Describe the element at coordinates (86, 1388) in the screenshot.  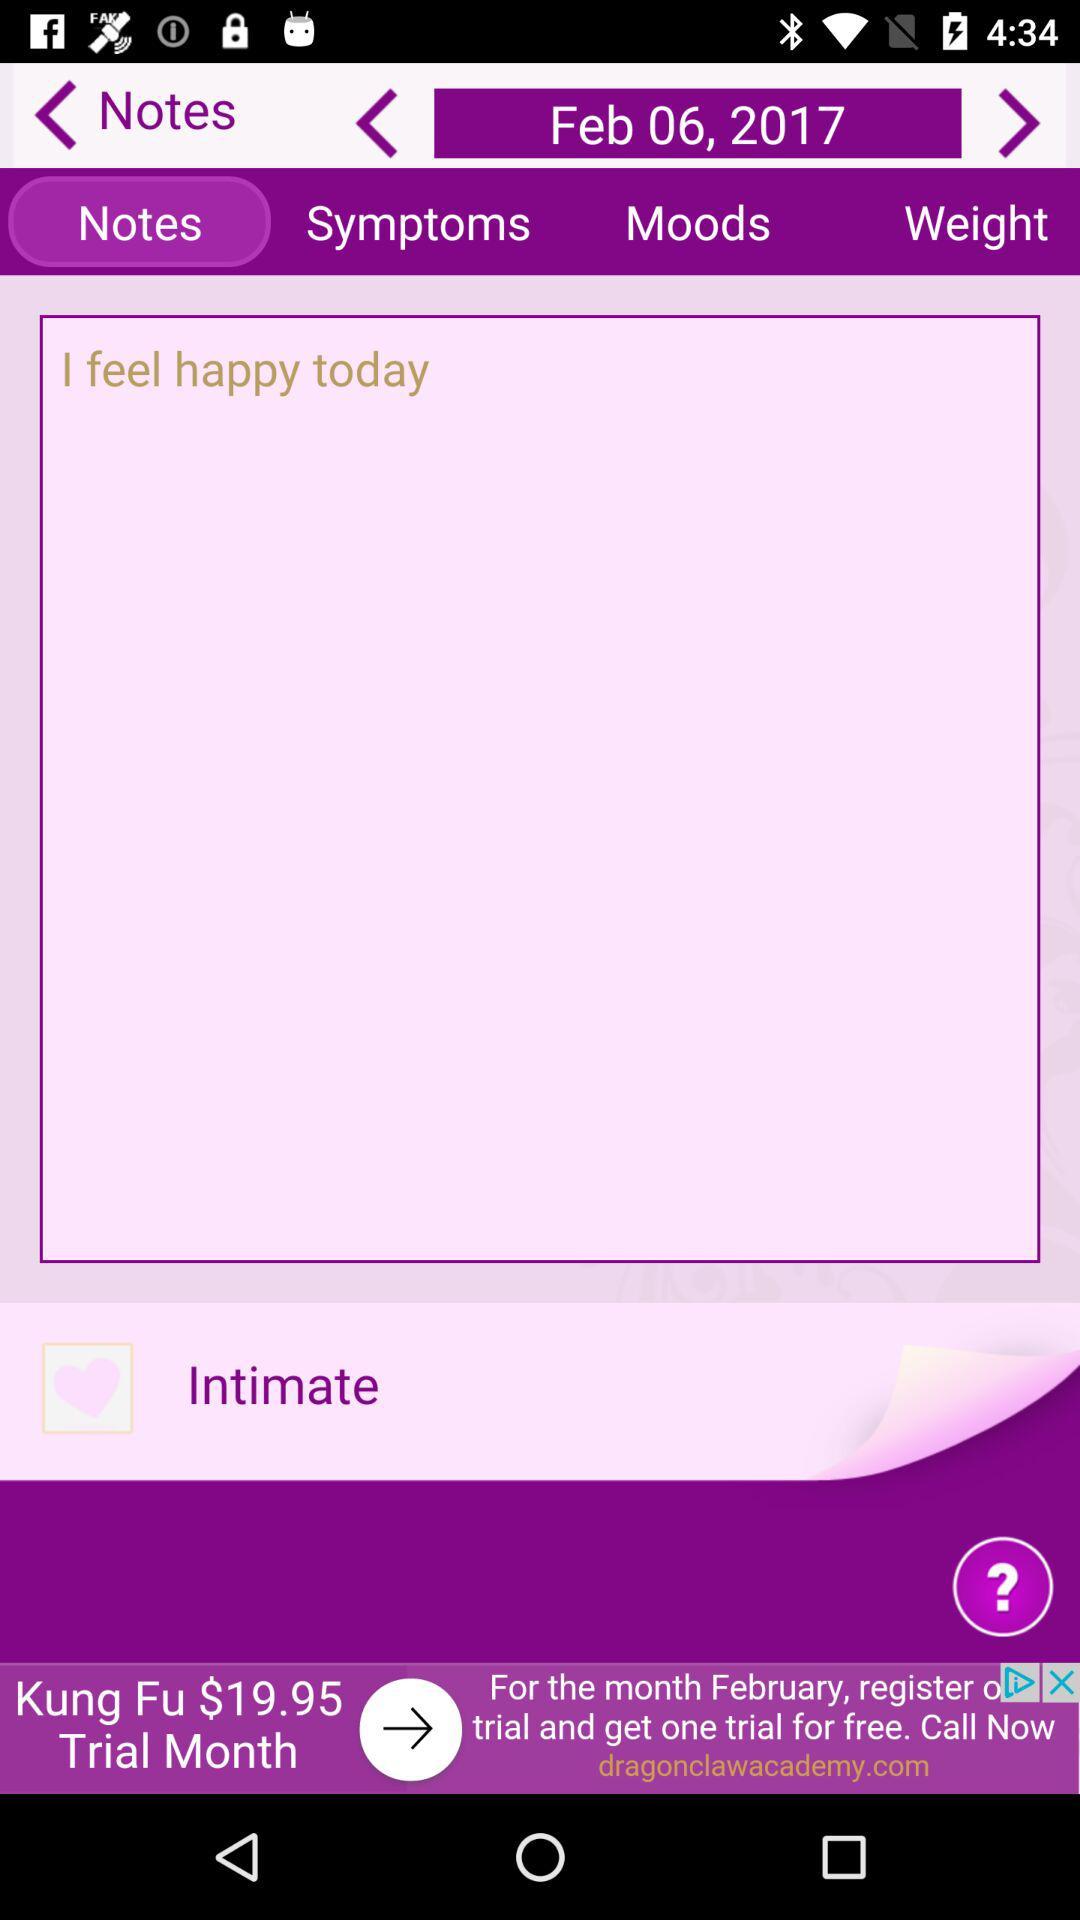
I see `to favorites` at that location.